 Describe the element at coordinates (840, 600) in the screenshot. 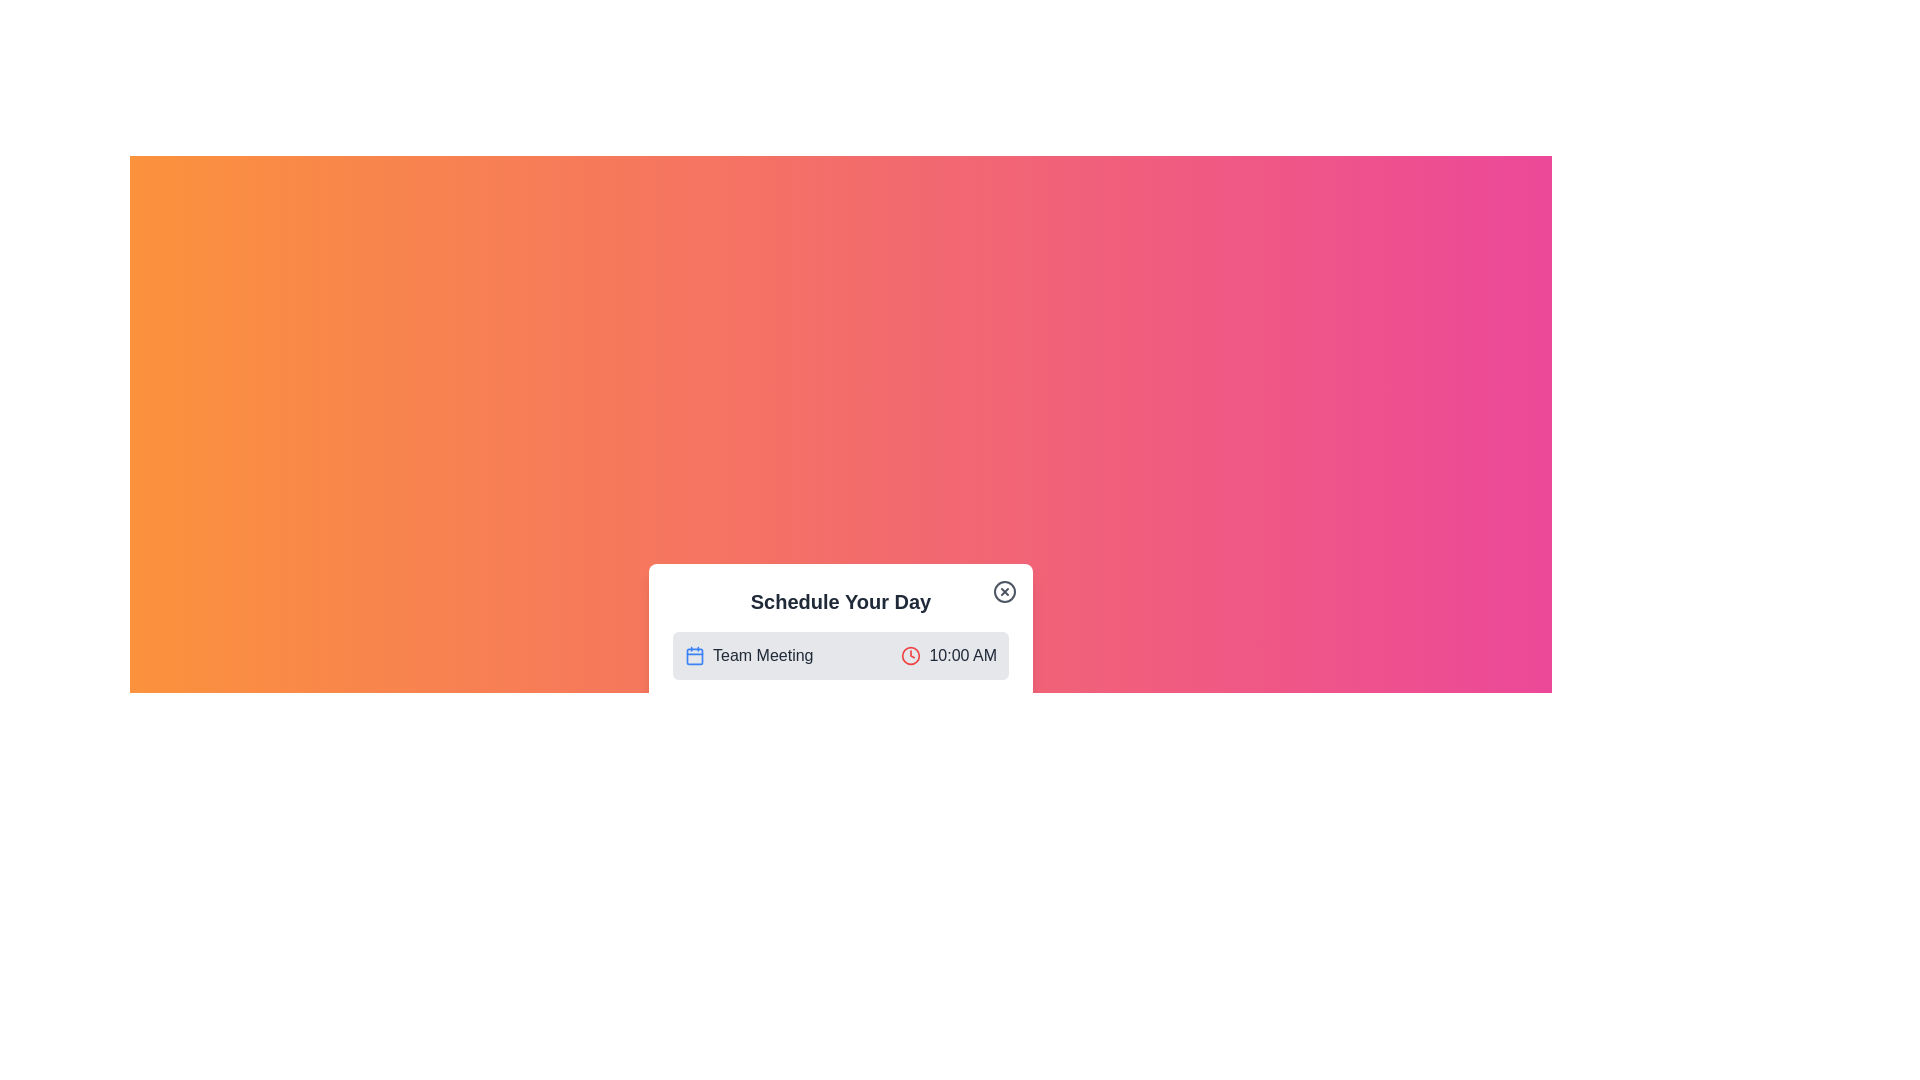

I see `the bold and large text label heading that reads 'Schedule Your Day', which is prominently positioned at the top of a card layout with a white background, rounded corners, and a shadow effect` at that location.